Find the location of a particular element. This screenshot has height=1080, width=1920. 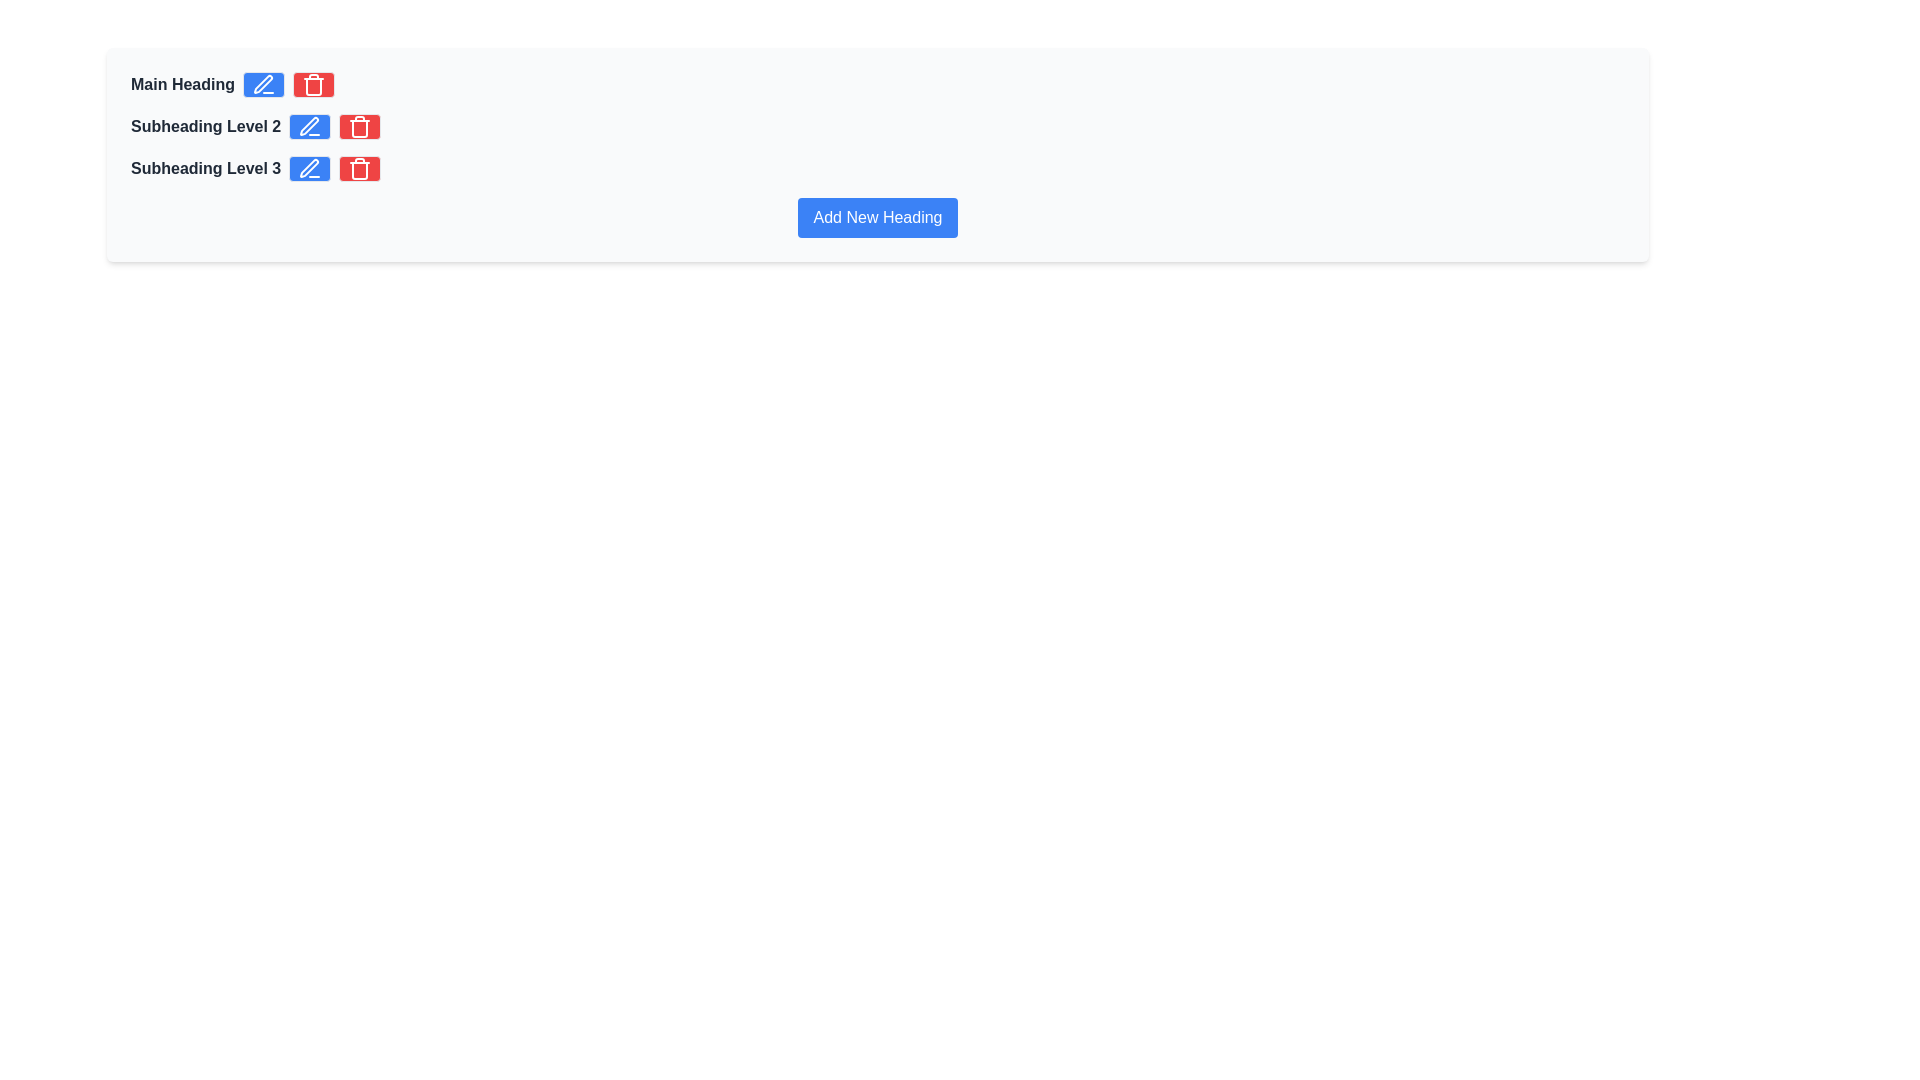

the delete action icon button located to the right of the blue pencil-shaped edit button, which is the last element in the group aligned horizontally next to the text 'Main Heading' is located at coordinates (312, 83).